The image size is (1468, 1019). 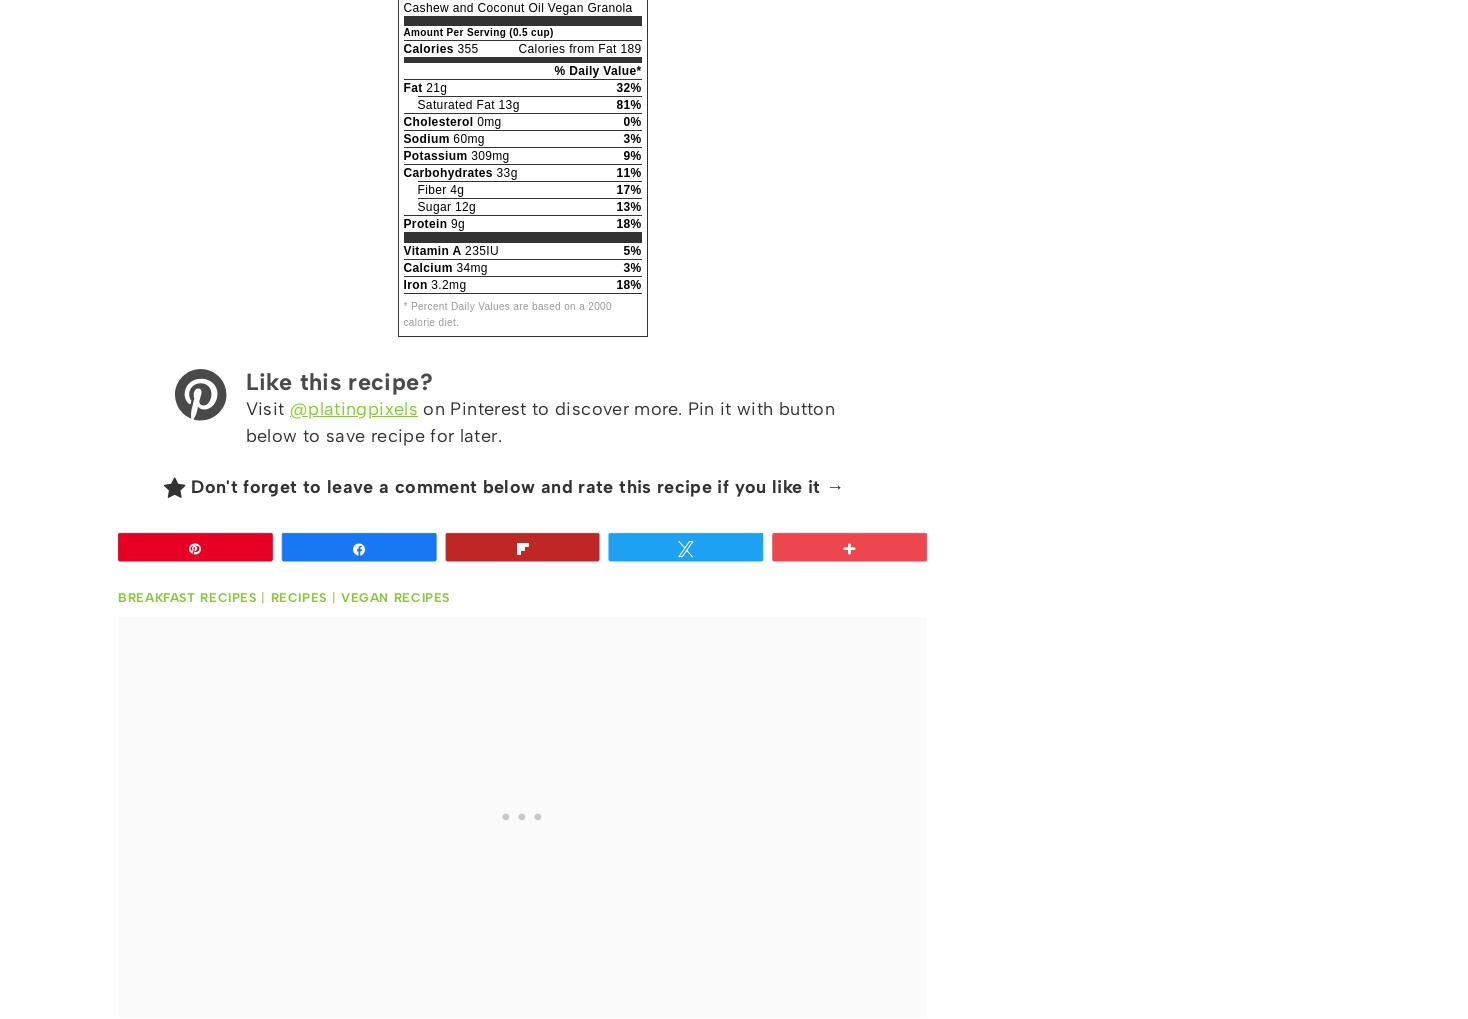 I want to click on '355', so click(x=465, y=49).